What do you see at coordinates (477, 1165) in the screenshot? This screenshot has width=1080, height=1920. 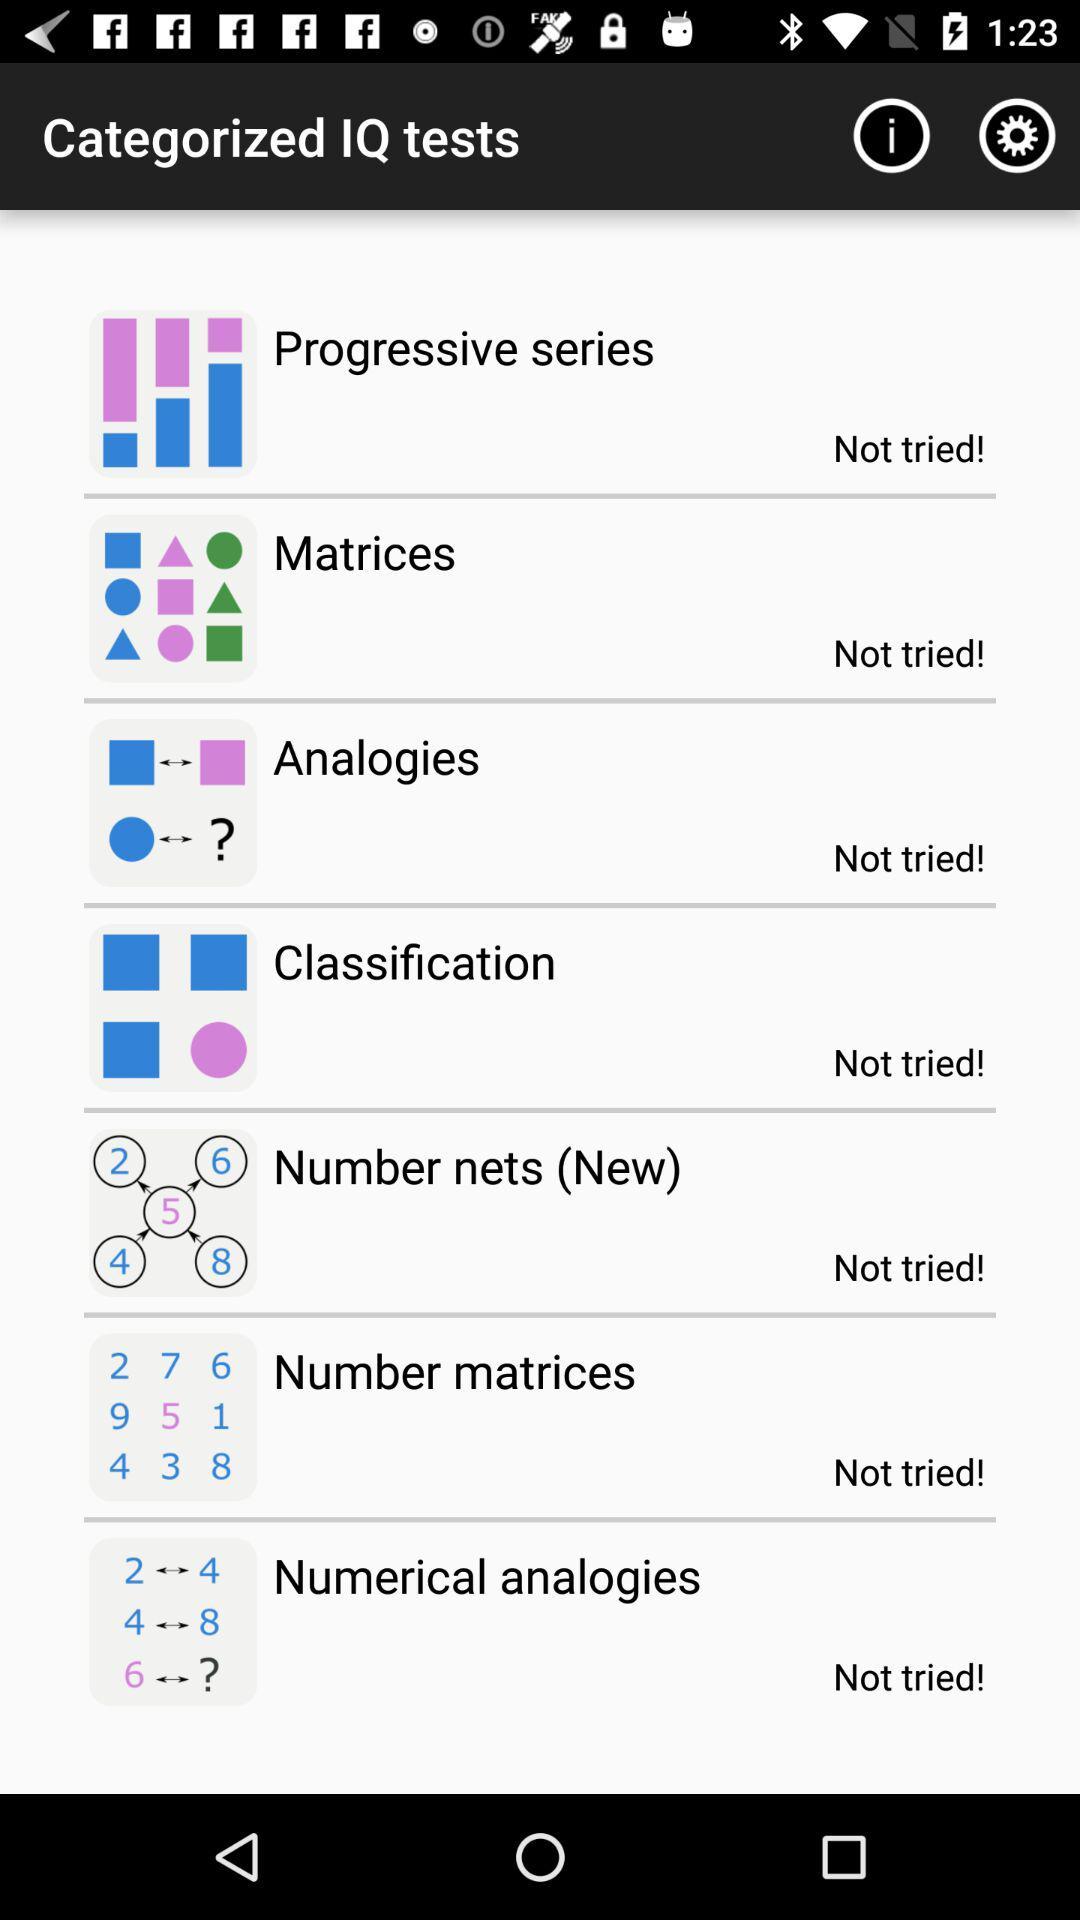 I see `the number nets (new) app` at bounding box center [477, 1165].